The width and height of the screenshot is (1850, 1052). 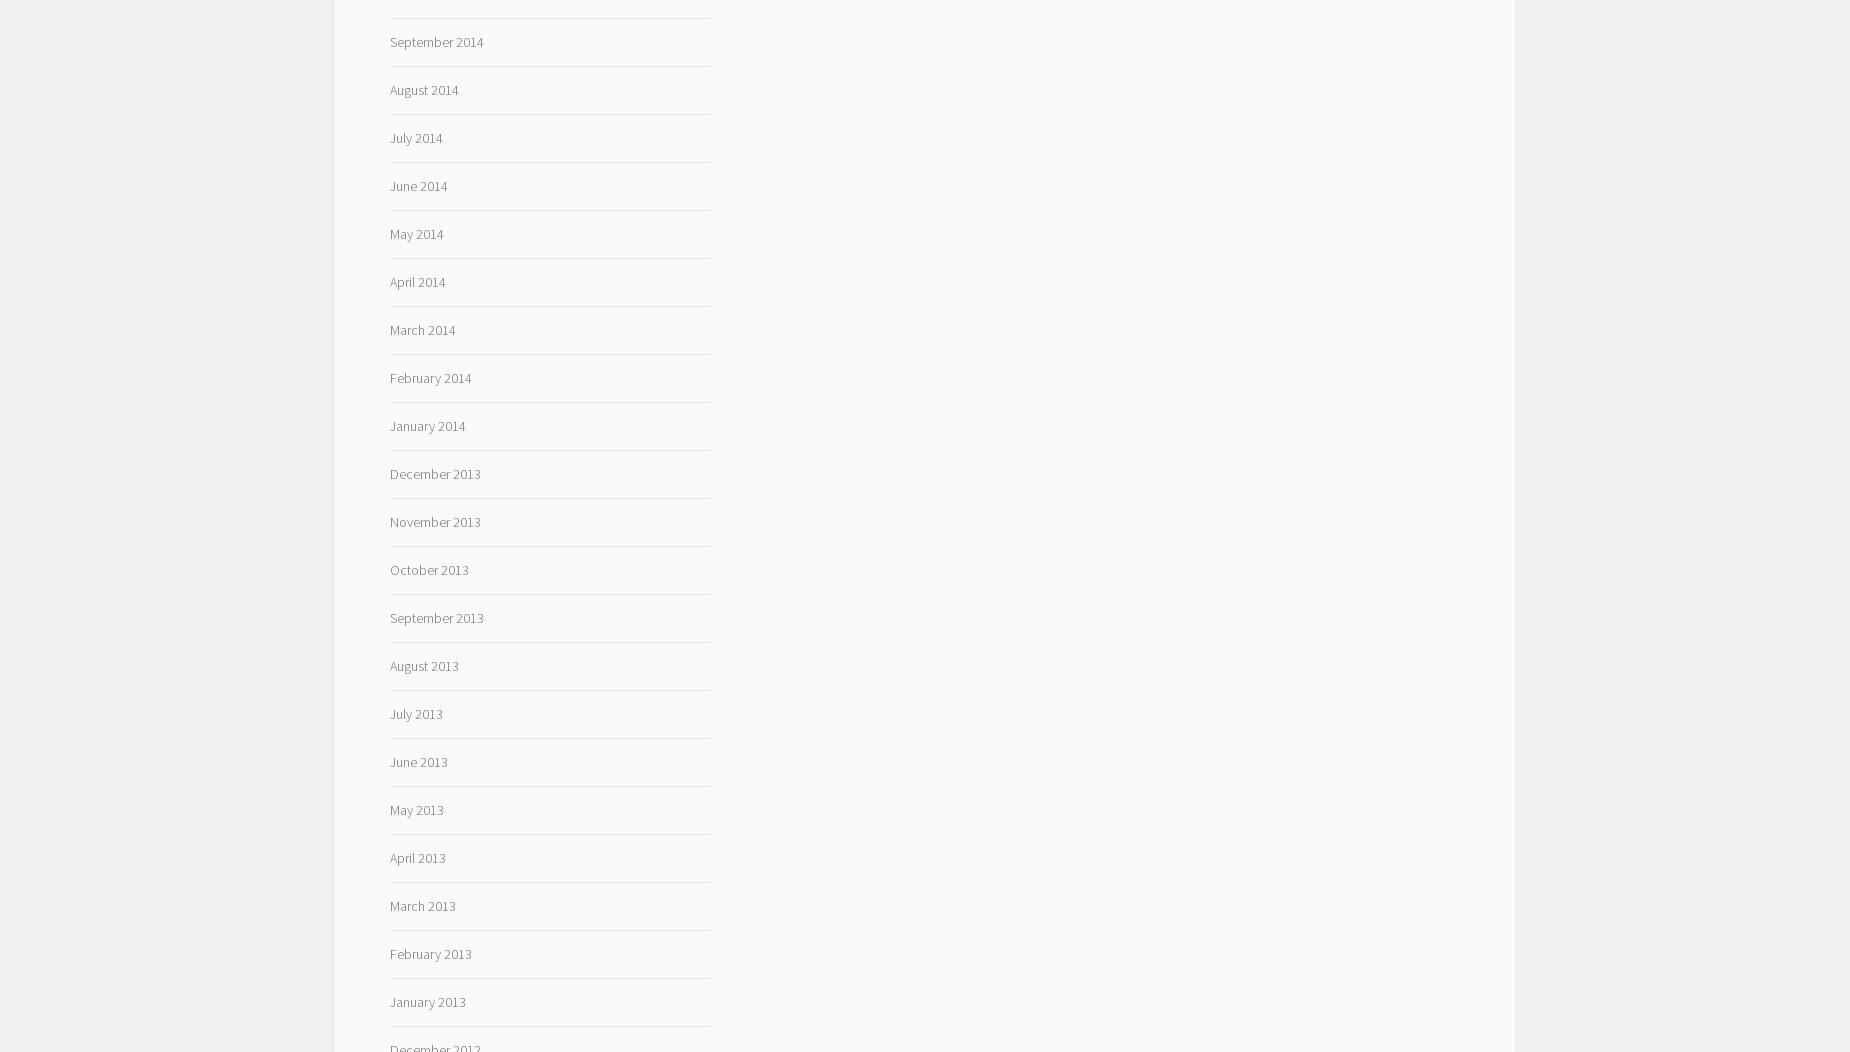 I want to click on 'August 2014', so click(x=422, y=90).